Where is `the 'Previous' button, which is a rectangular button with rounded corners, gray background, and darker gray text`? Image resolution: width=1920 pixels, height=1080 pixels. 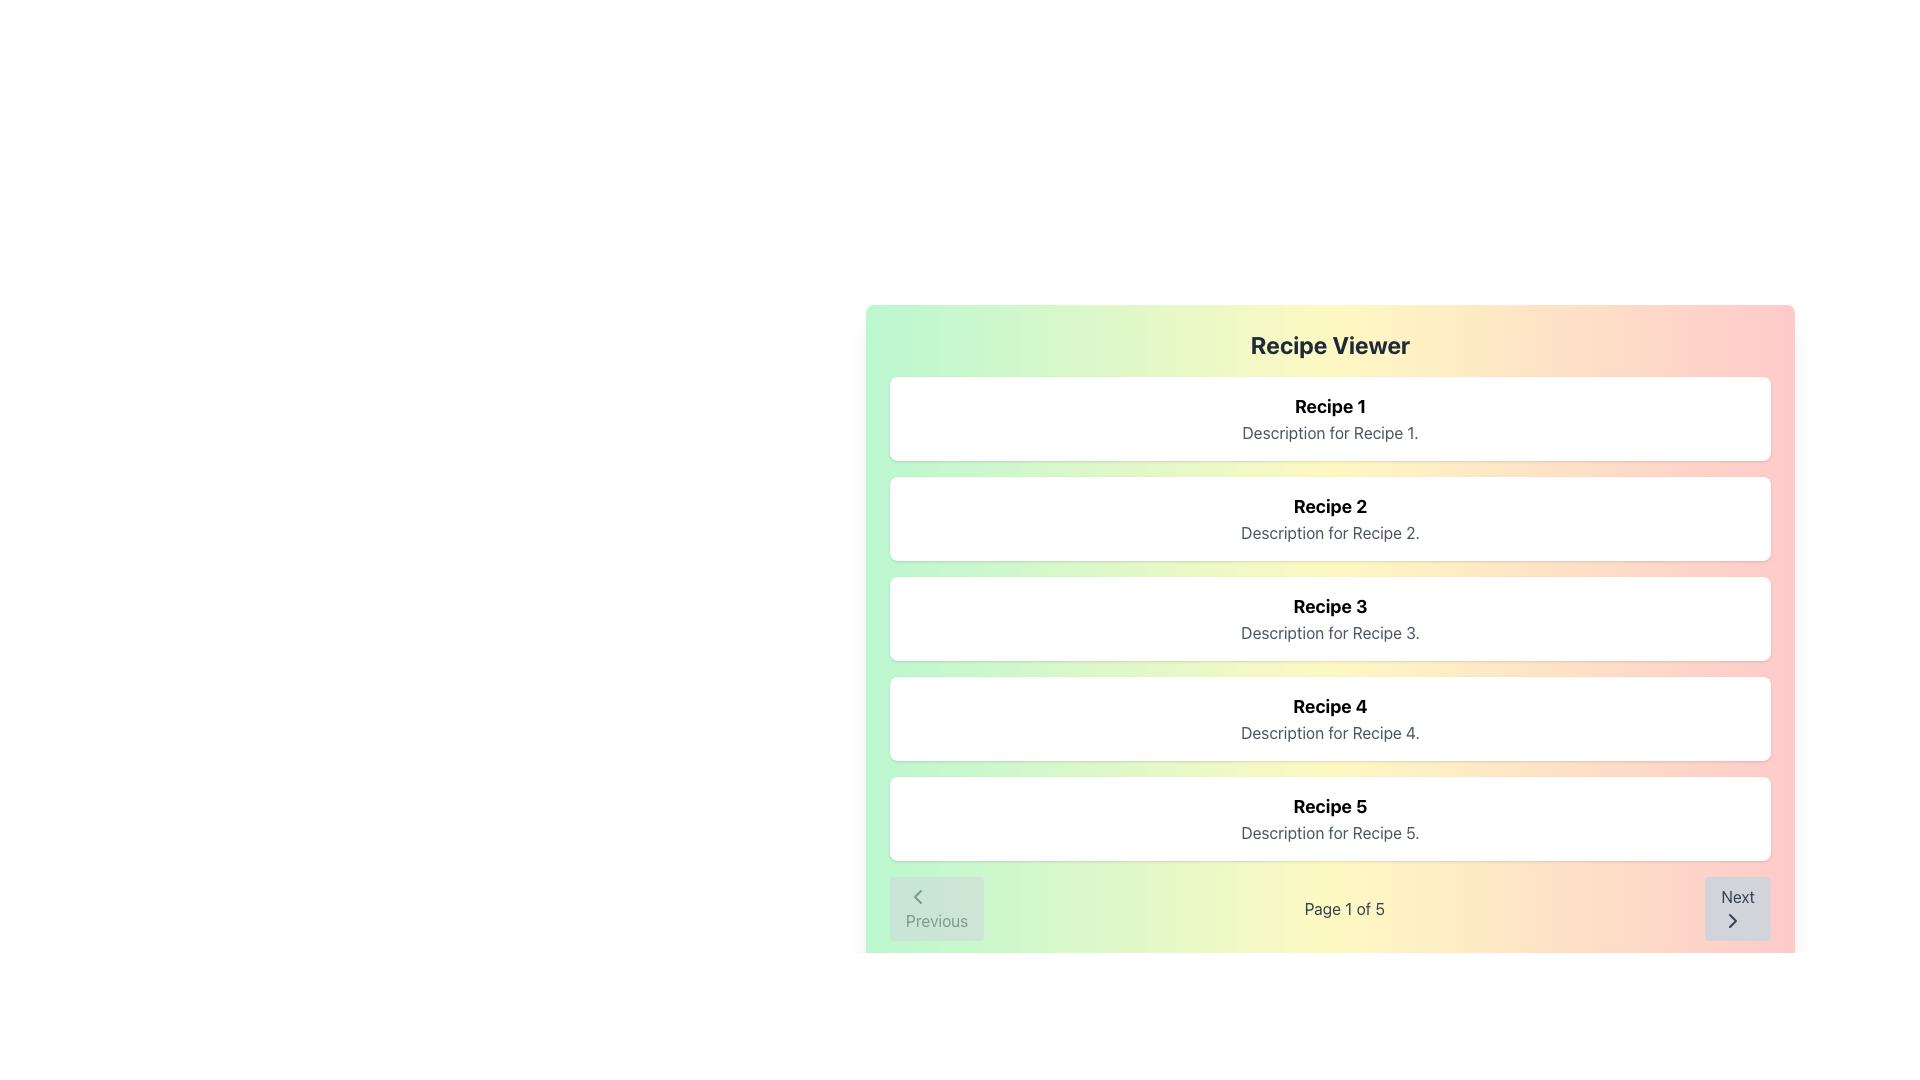 the 'Previous' button, which is a rectangular button with rounded corners, gray background, and darker gray text is located at coordinates (936, 909).